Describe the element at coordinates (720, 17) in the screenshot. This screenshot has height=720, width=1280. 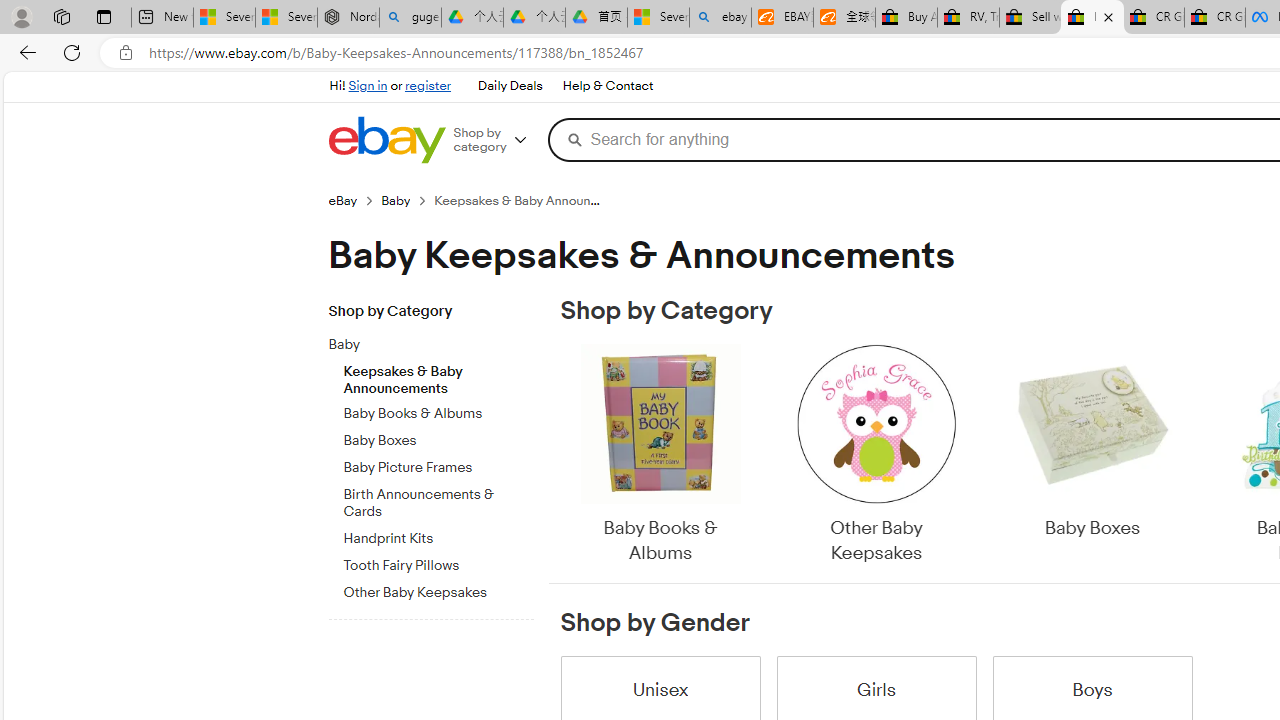
I see `'ebay - Search'` at that location.